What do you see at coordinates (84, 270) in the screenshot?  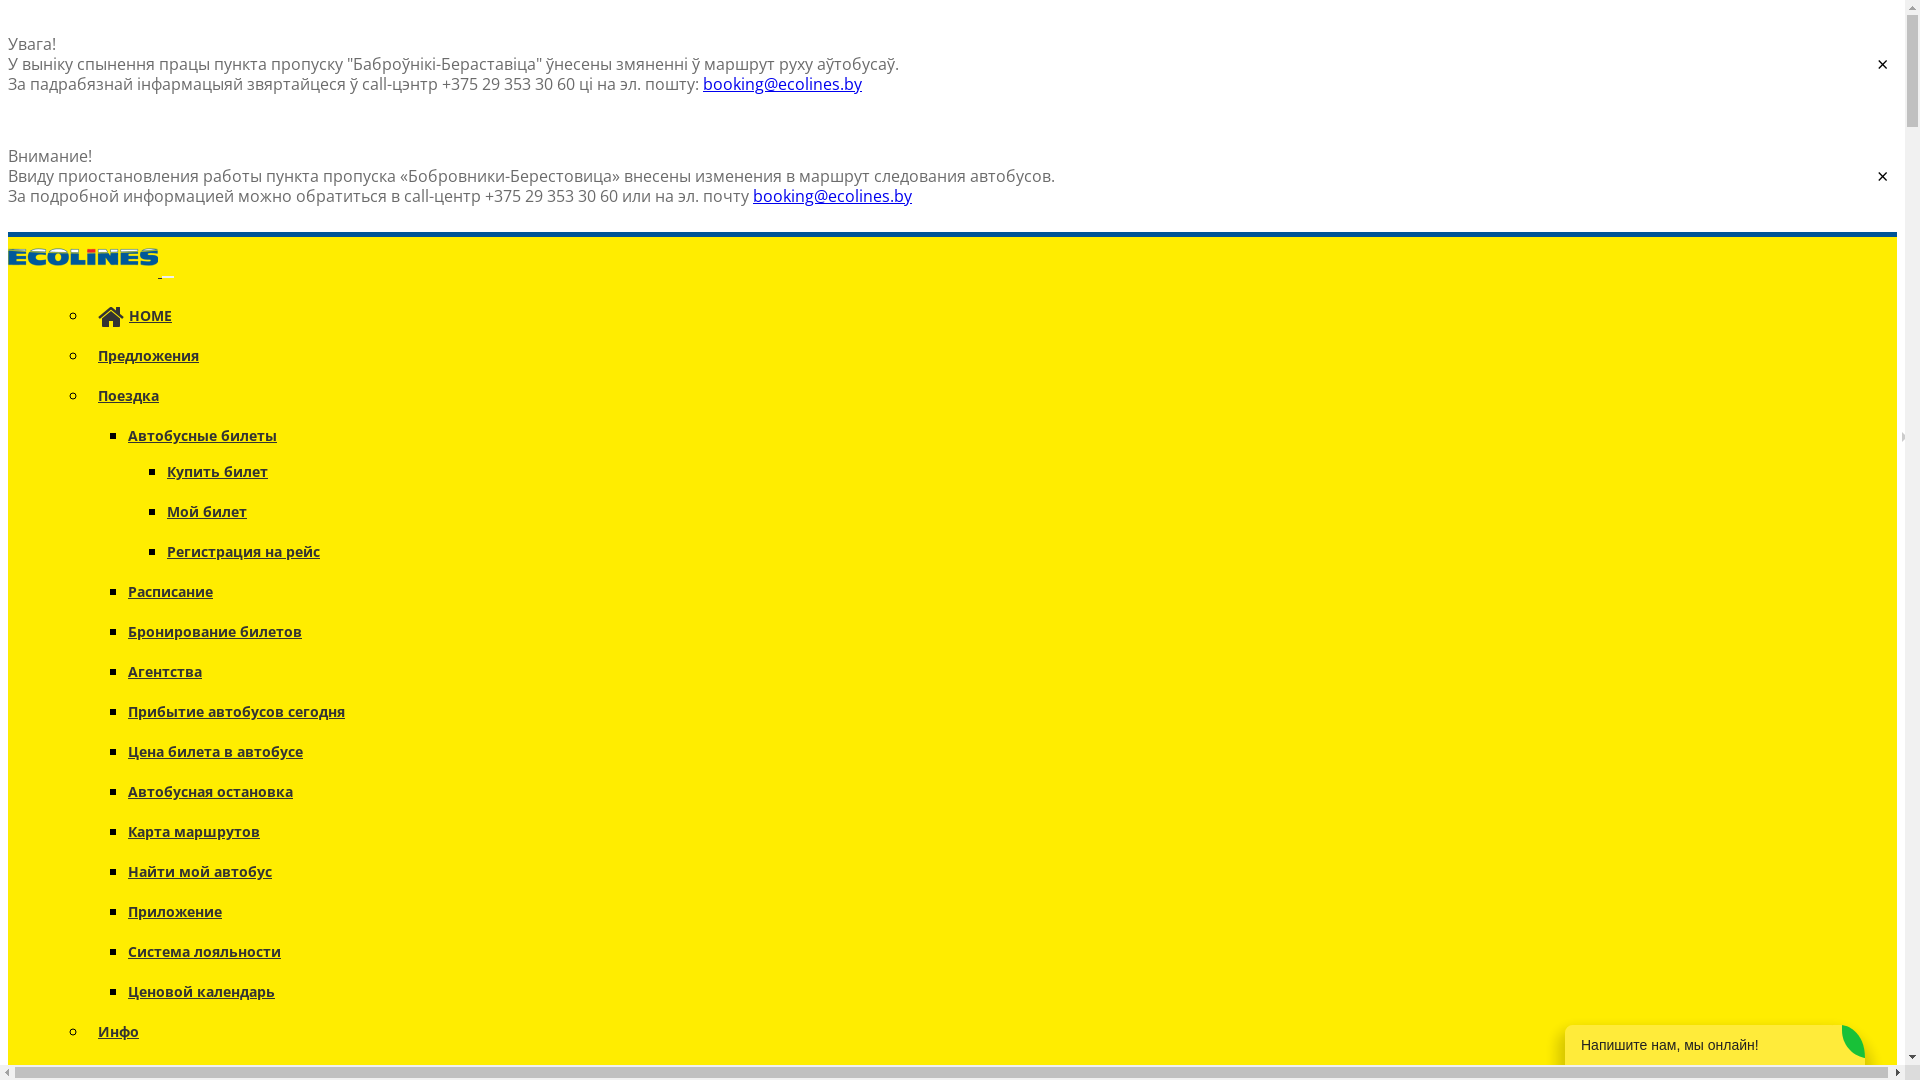 I see `'Home'` at bounding box center [84, 270].